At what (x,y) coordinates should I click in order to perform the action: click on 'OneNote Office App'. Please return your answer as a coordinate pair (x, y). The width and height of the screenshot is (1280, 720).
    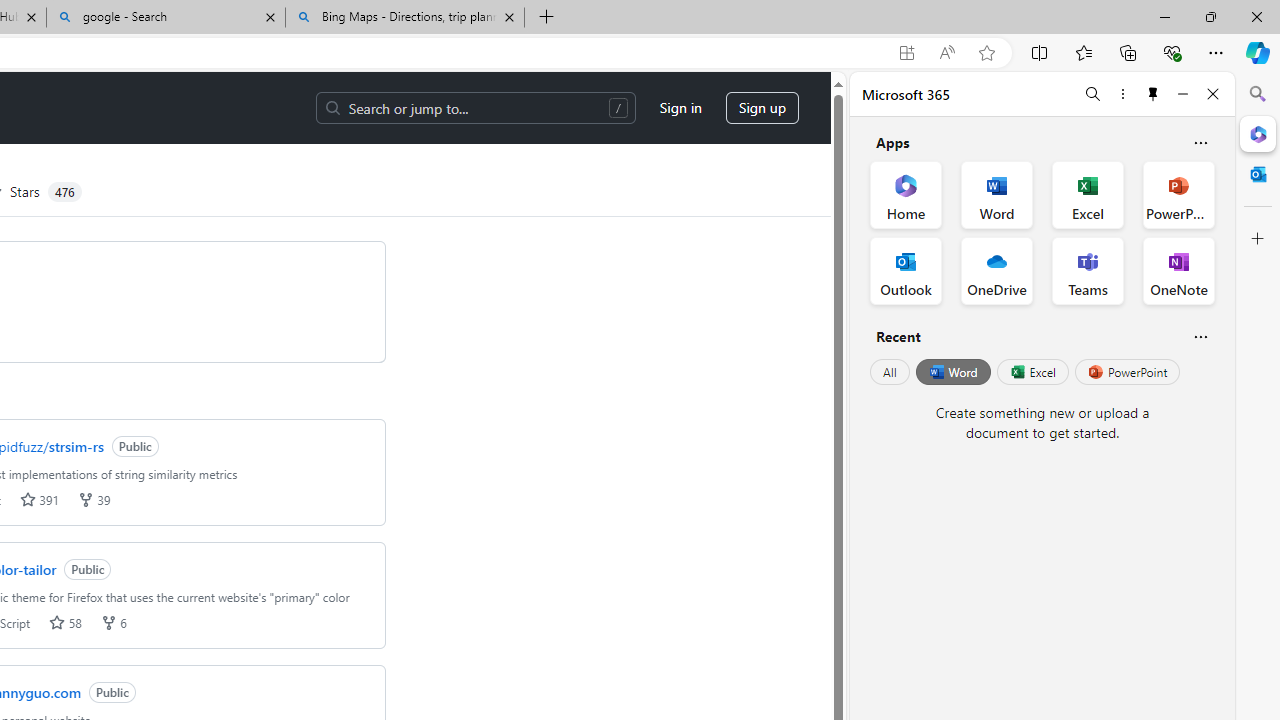
    Looking at the image, I should click on (1178, 271).